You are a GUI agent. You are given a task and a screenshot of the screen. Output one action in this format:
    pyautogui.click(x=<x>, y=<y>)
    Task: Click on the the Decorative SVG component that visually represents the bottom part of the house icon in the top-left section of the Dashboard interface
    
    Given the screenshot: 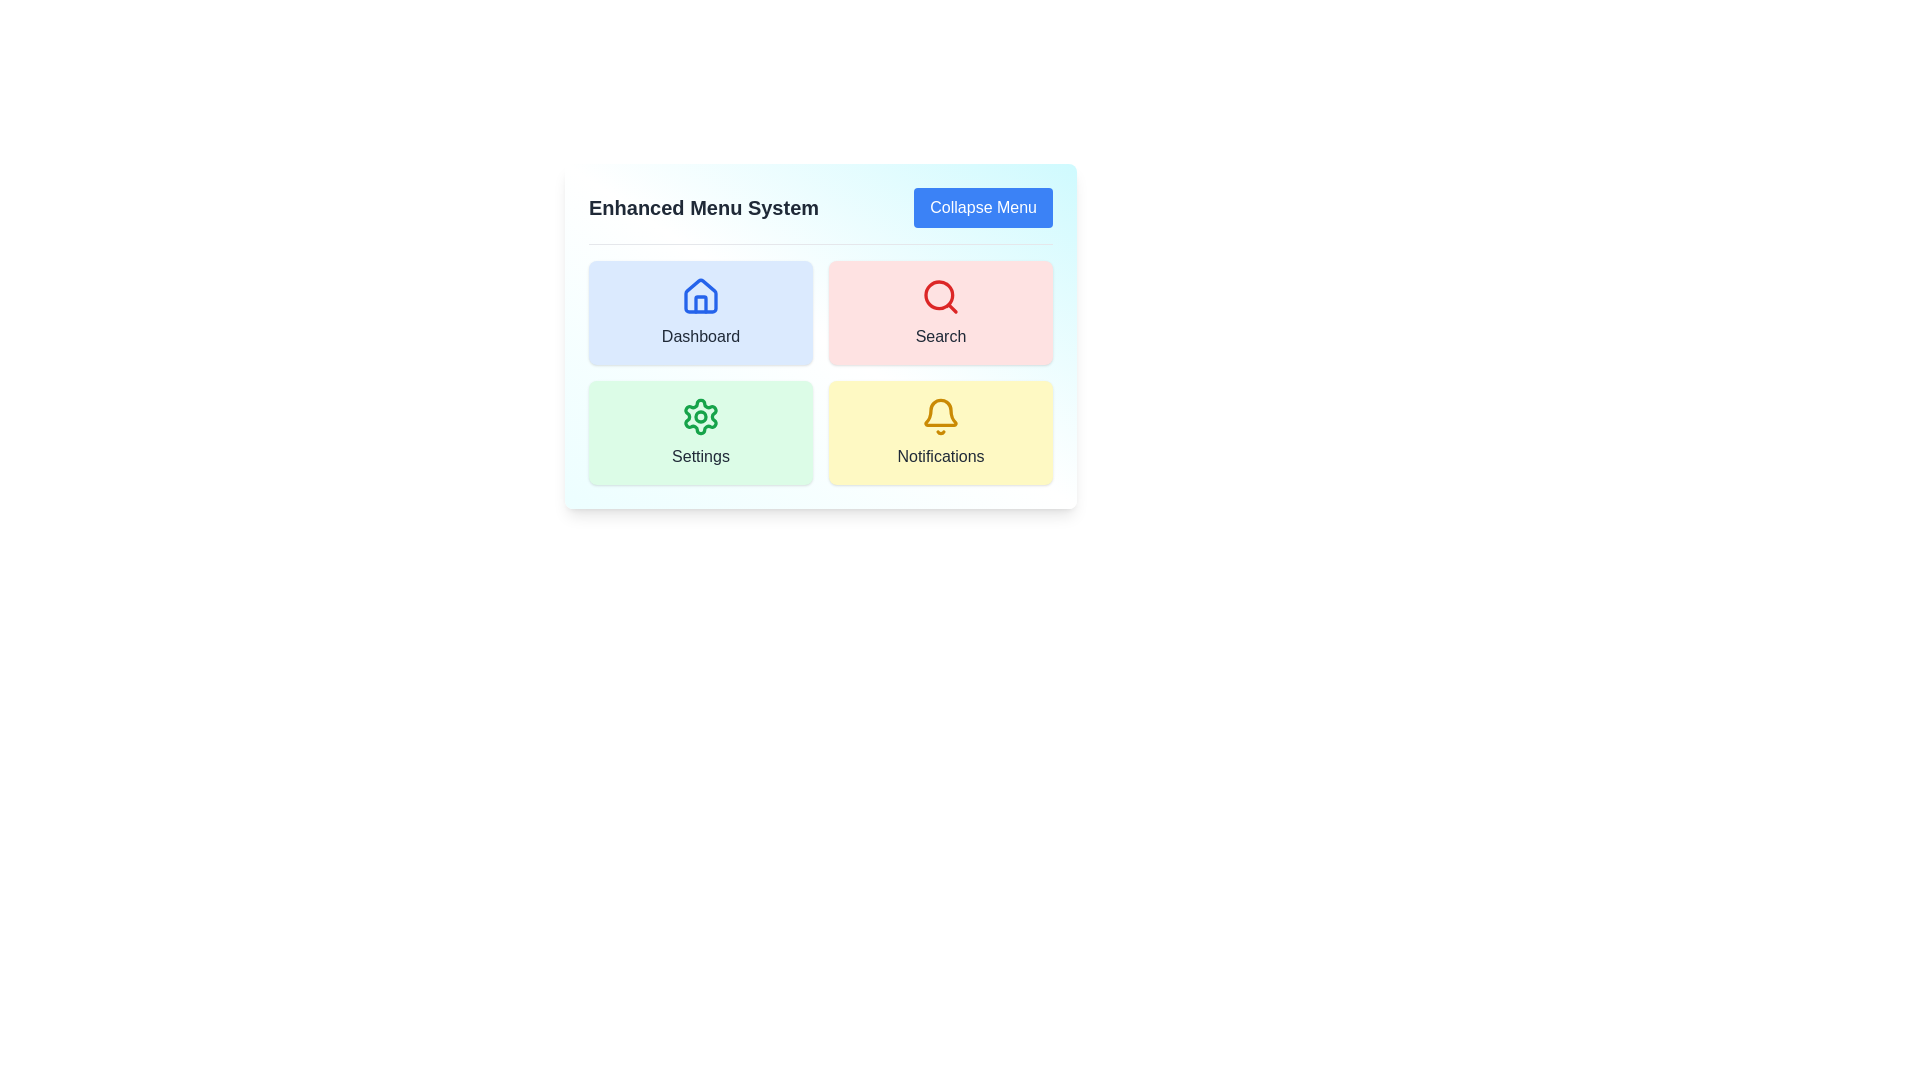 What is the action you would take?
    pyautogui.click(x=700, y=304)
    